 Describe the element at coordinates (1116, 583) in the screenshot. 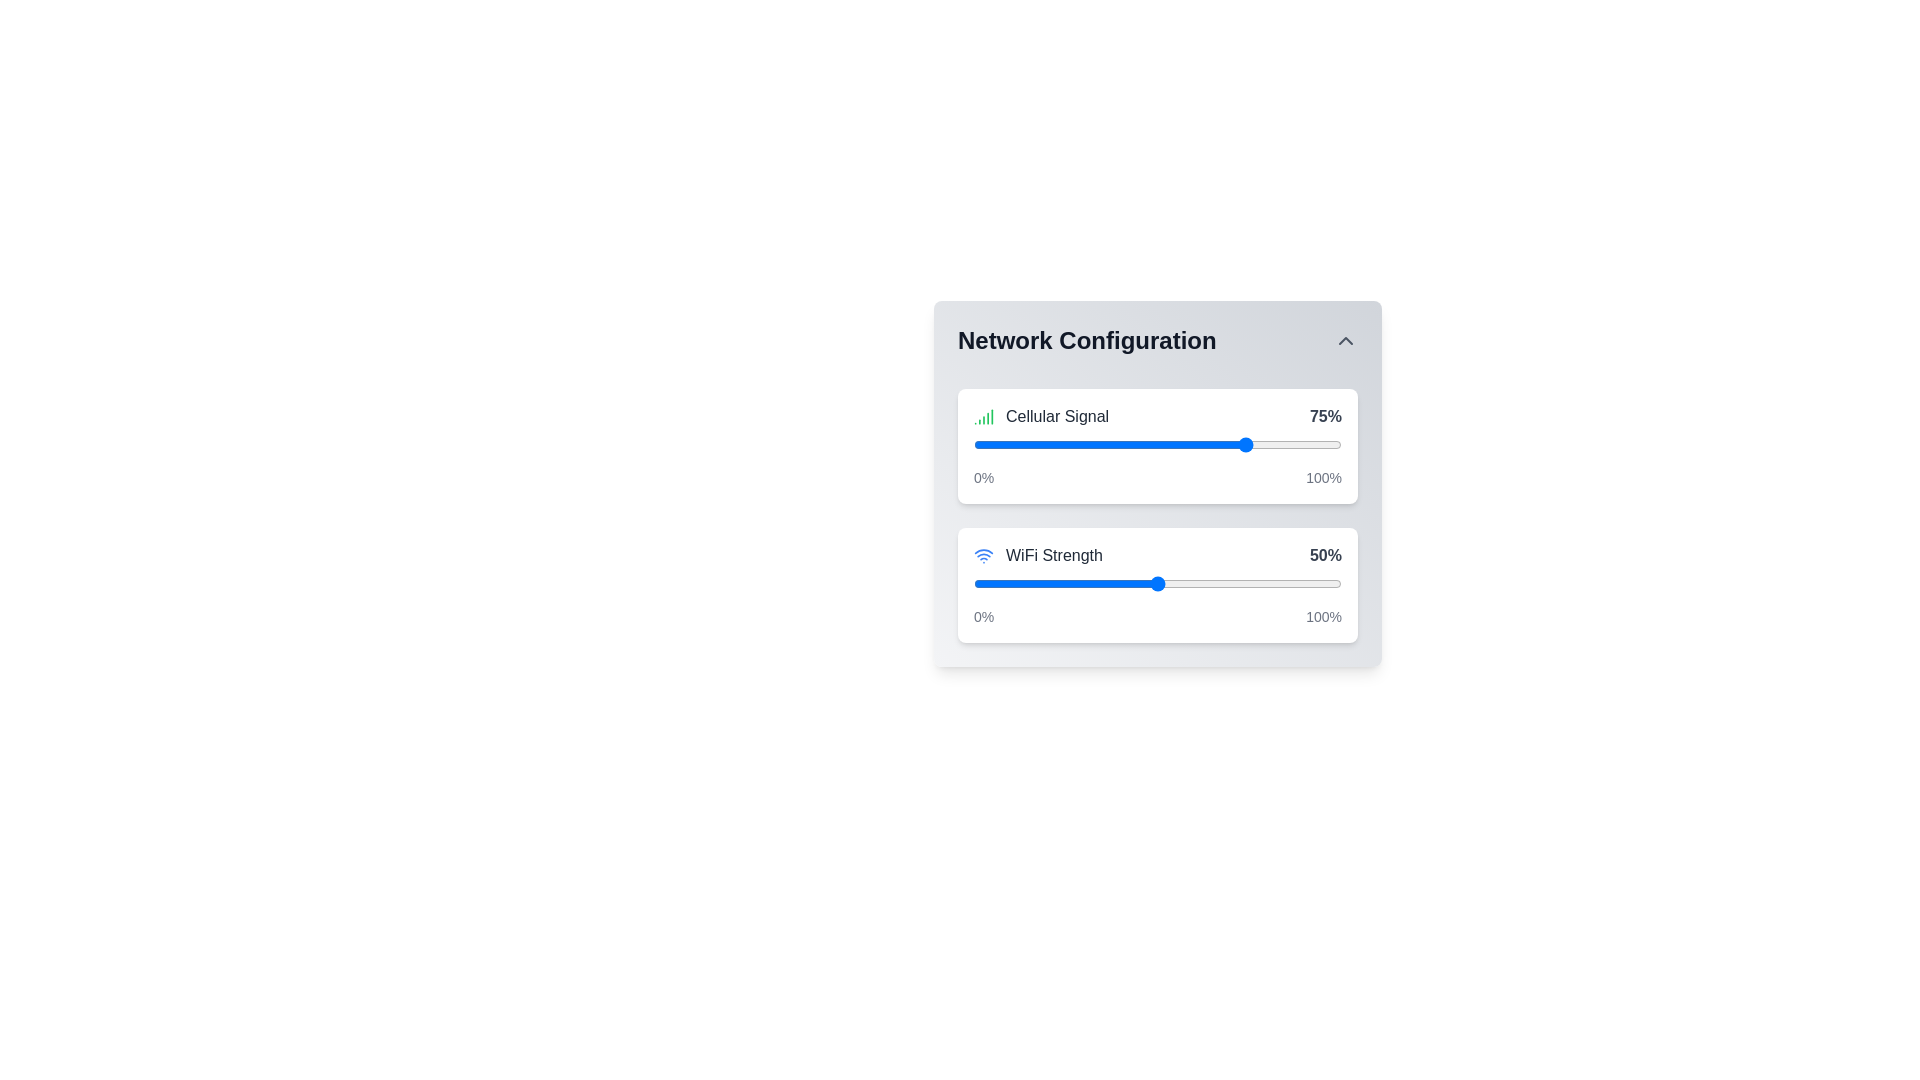

I see `the WiFi strength` at that location.